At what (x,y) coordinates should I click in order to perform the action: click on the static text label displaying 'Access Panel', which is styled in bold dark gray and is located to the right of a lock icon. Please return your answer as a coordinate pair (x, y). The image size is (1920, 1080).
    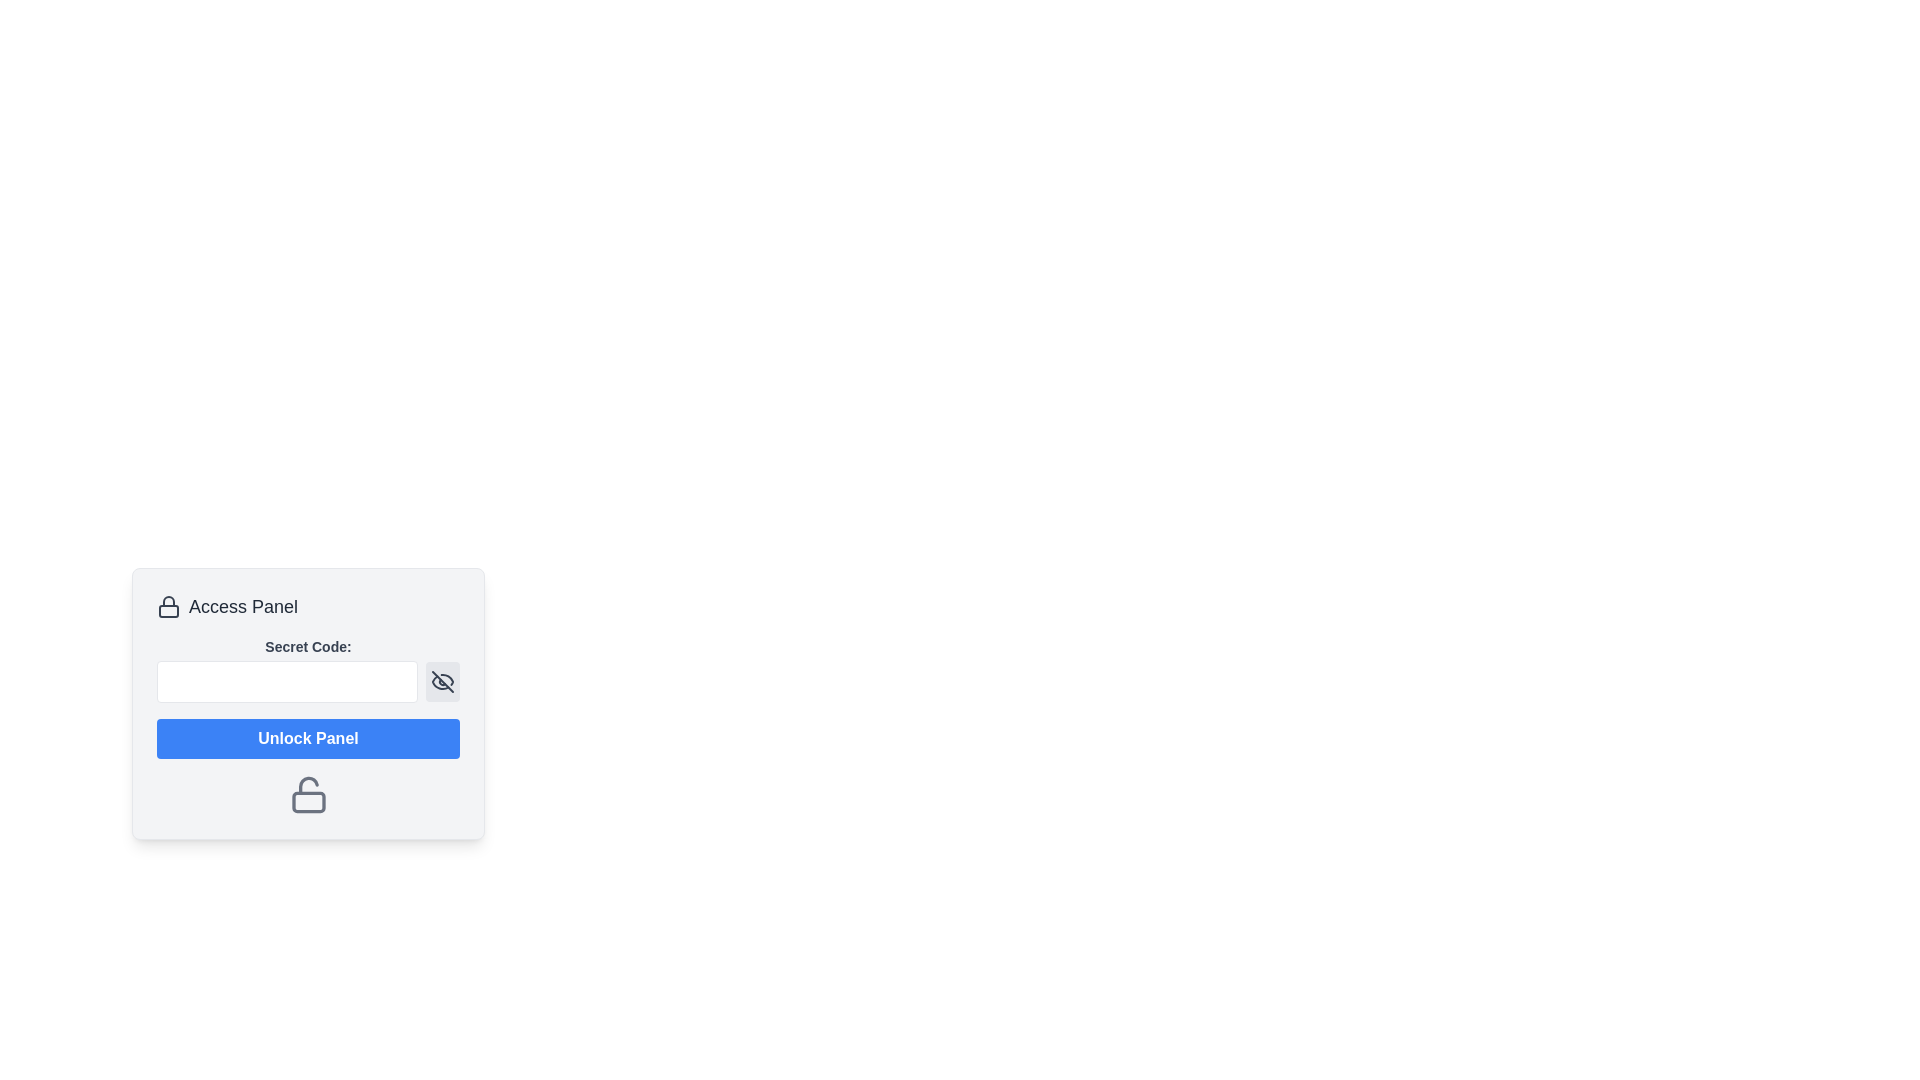
    Looking at the image, I should click on (242, 605).